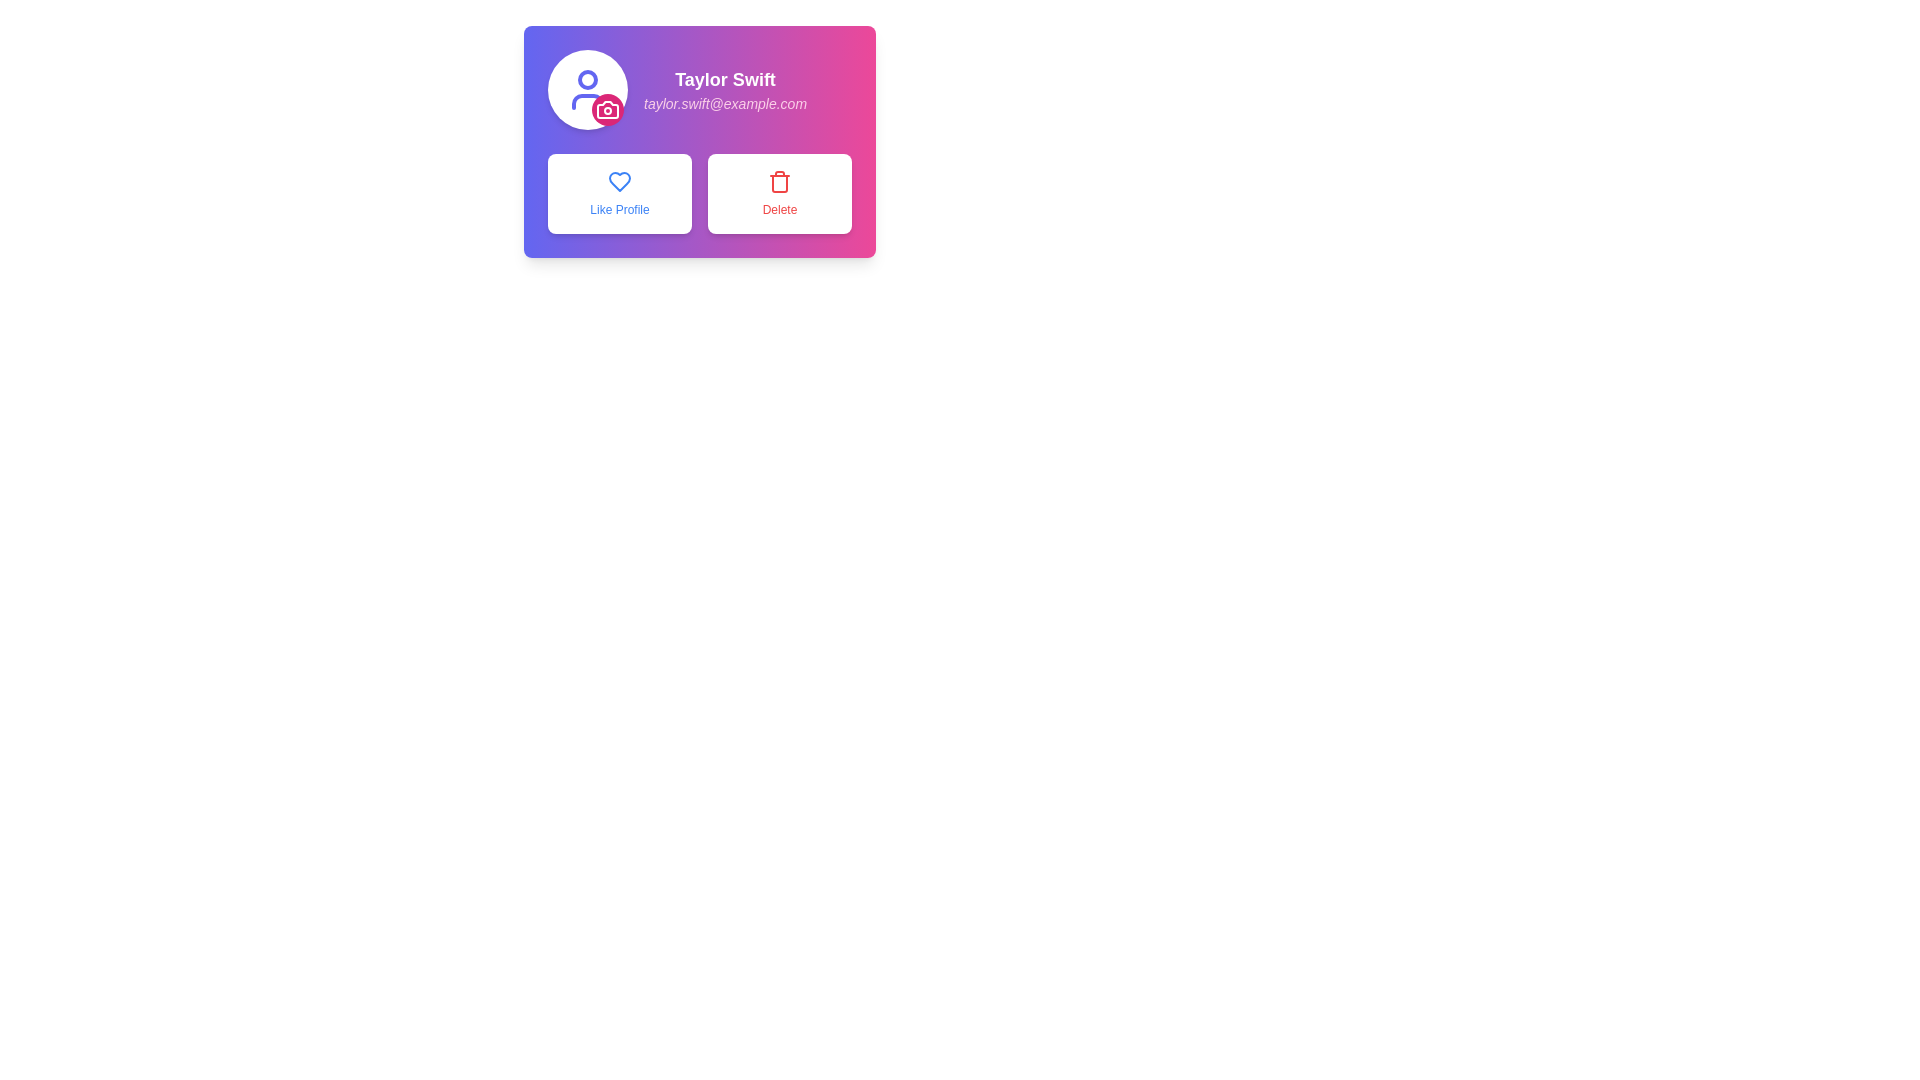 The width and height of the screenshot is (1920, 1080). I want to click on the circular button with a bright pink background and a white camera icon, located at the bottom-right corner of the user's icon area, so click(607, 110).